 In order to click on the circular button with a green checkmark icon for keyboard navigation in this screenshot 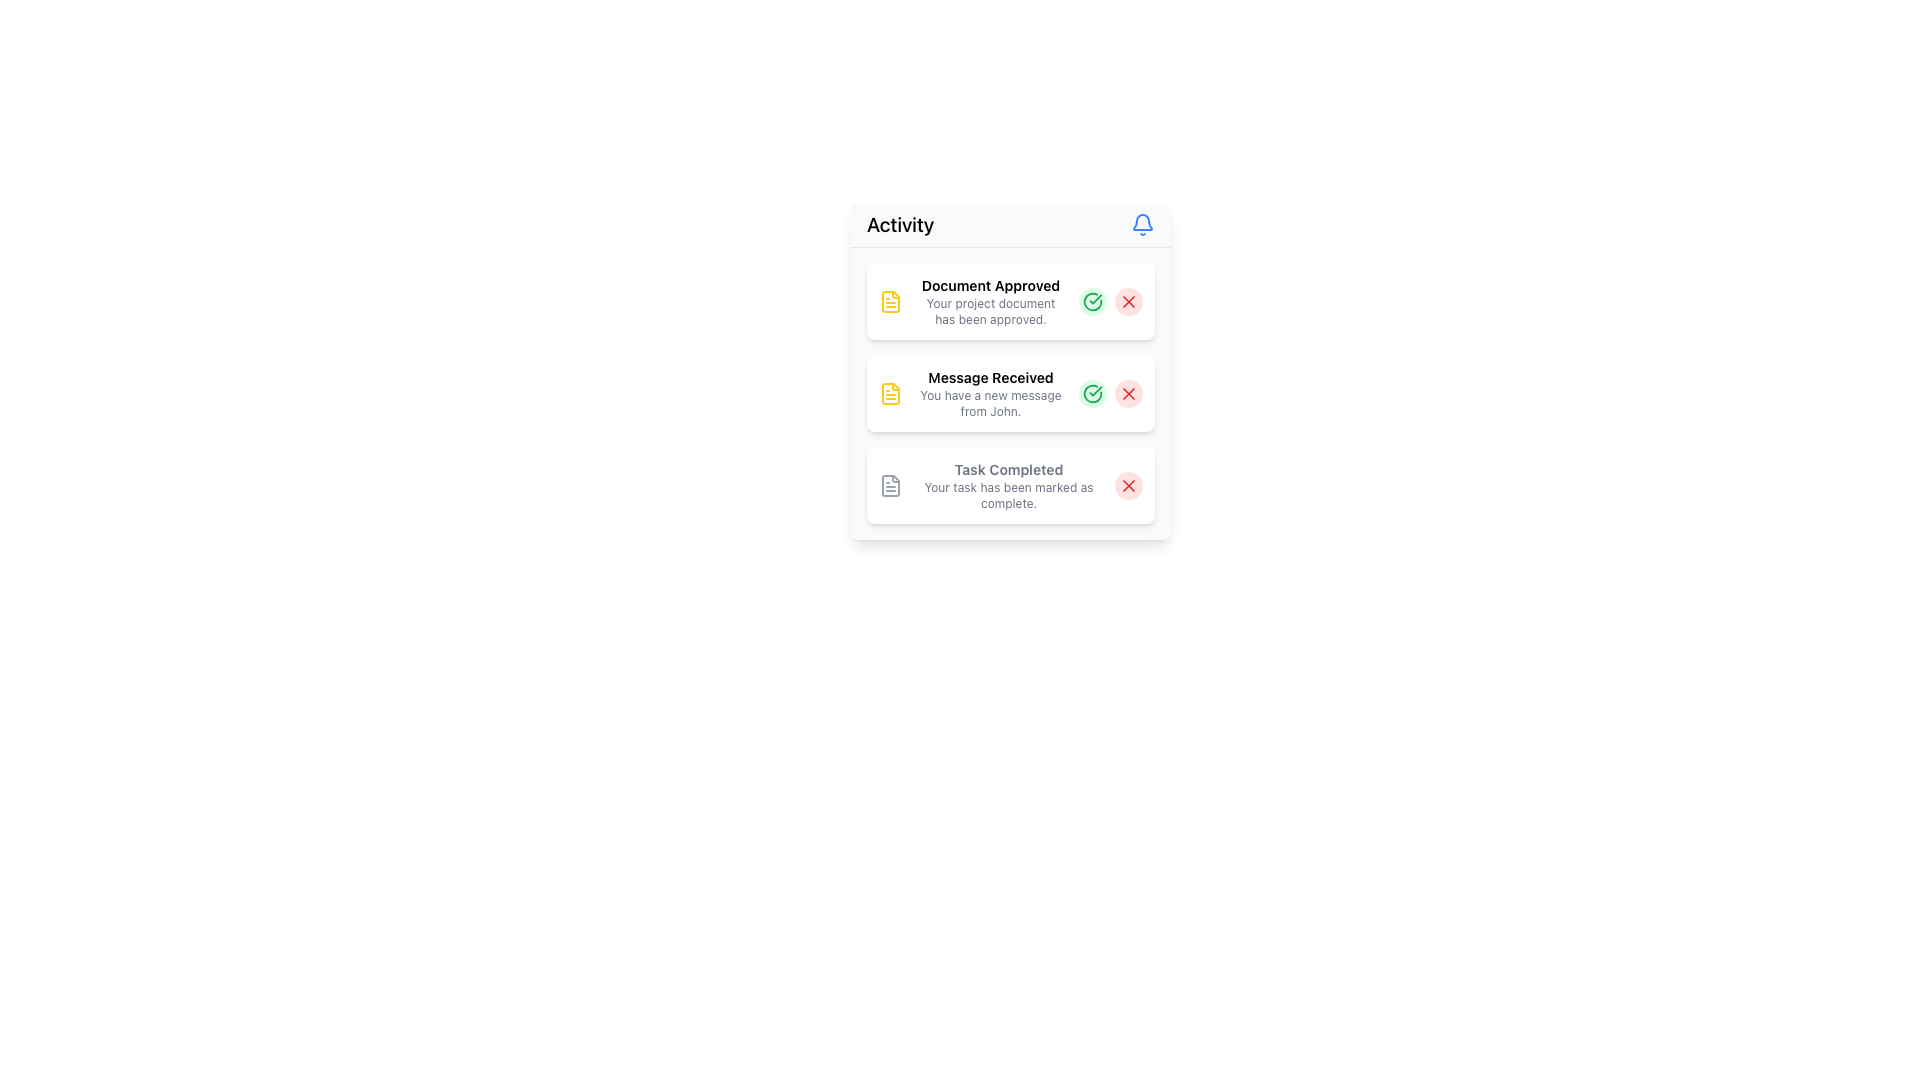, I will do `click(1092, 301)`.